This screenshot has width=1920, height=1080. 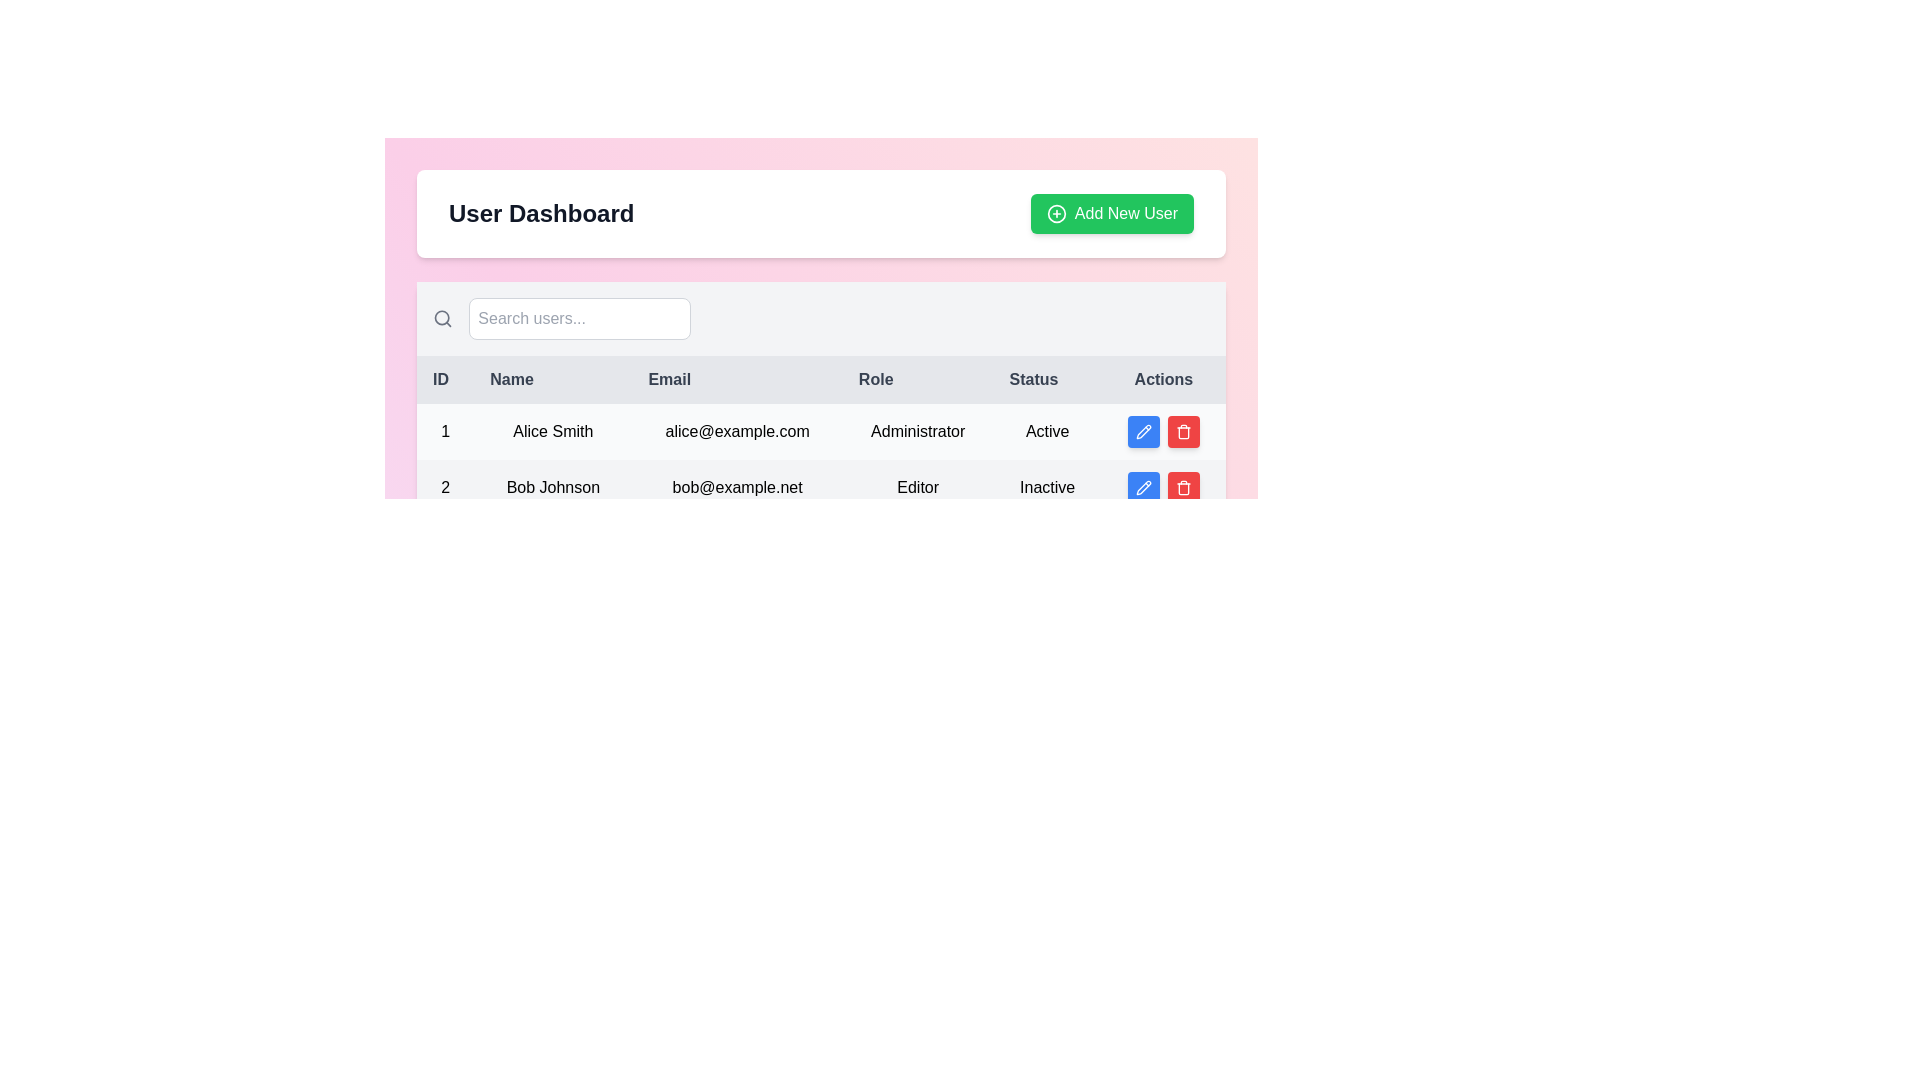 I want to click on the user addition icon located before the 'Add New User' button to visually indicate the action of adding a new user, so click(x=1055, y=213).